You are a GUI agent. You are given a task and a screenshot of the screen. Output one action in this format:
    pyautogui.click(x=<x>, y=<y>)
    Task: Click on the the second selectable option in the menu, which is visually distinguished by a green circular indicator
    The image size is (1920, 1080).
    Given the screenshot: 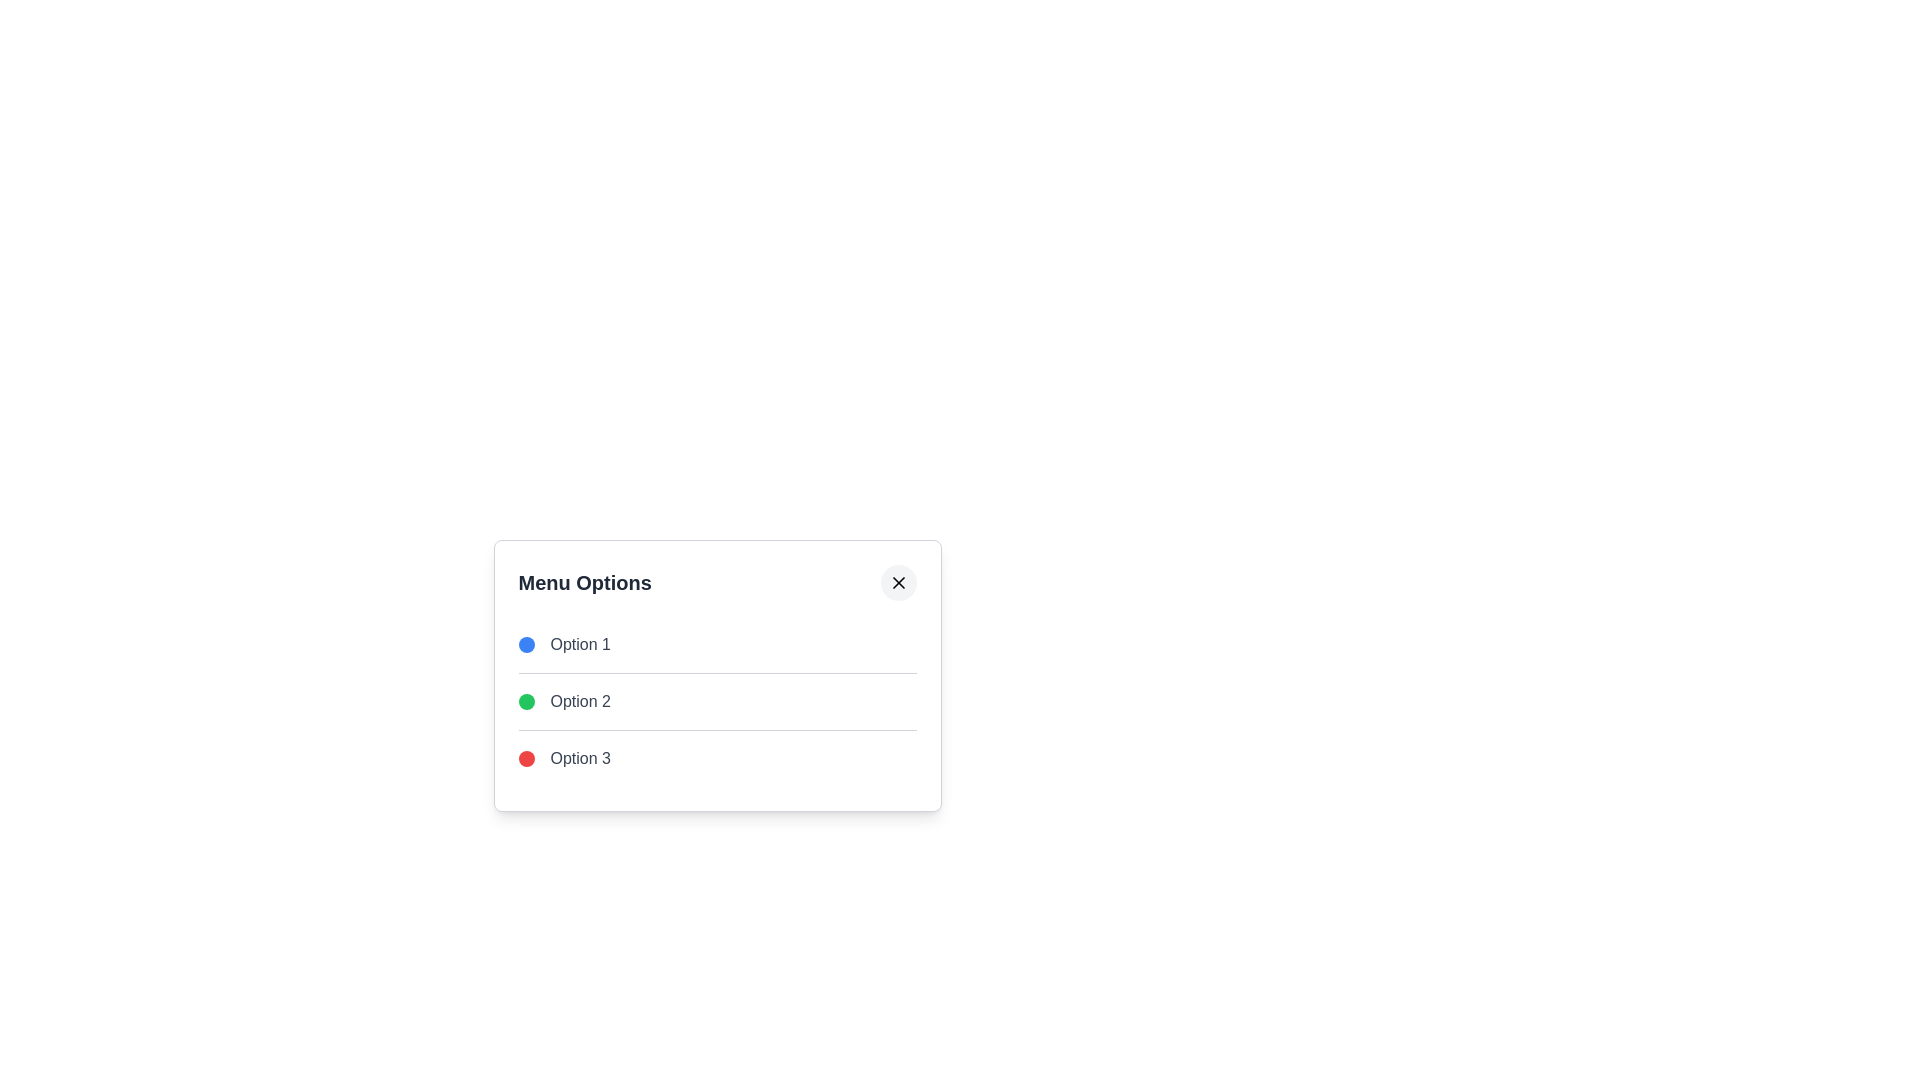 What is the action you would take?
    pyautogui.click(x=717, y=700)
    